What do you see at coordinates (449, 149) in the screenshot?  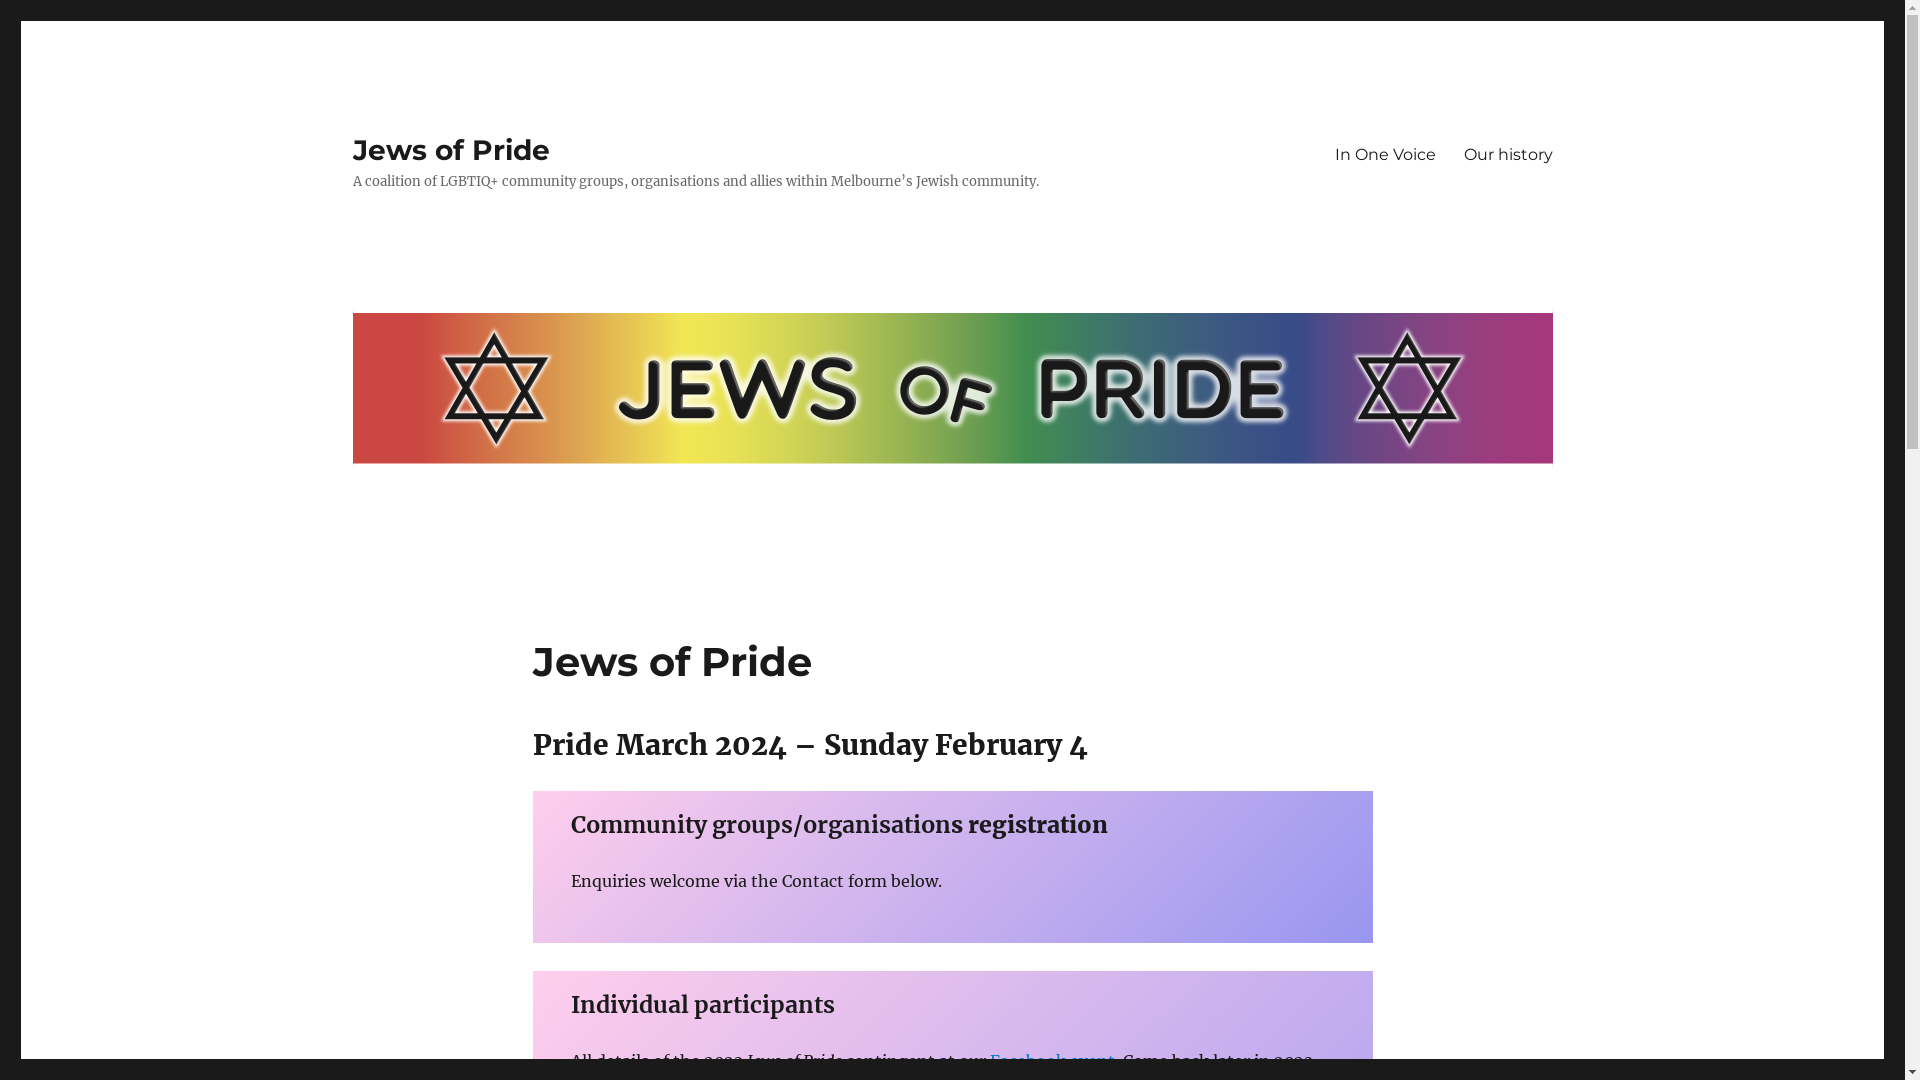 I see `'Jews of Pride'` at bounding box center [449, 149].